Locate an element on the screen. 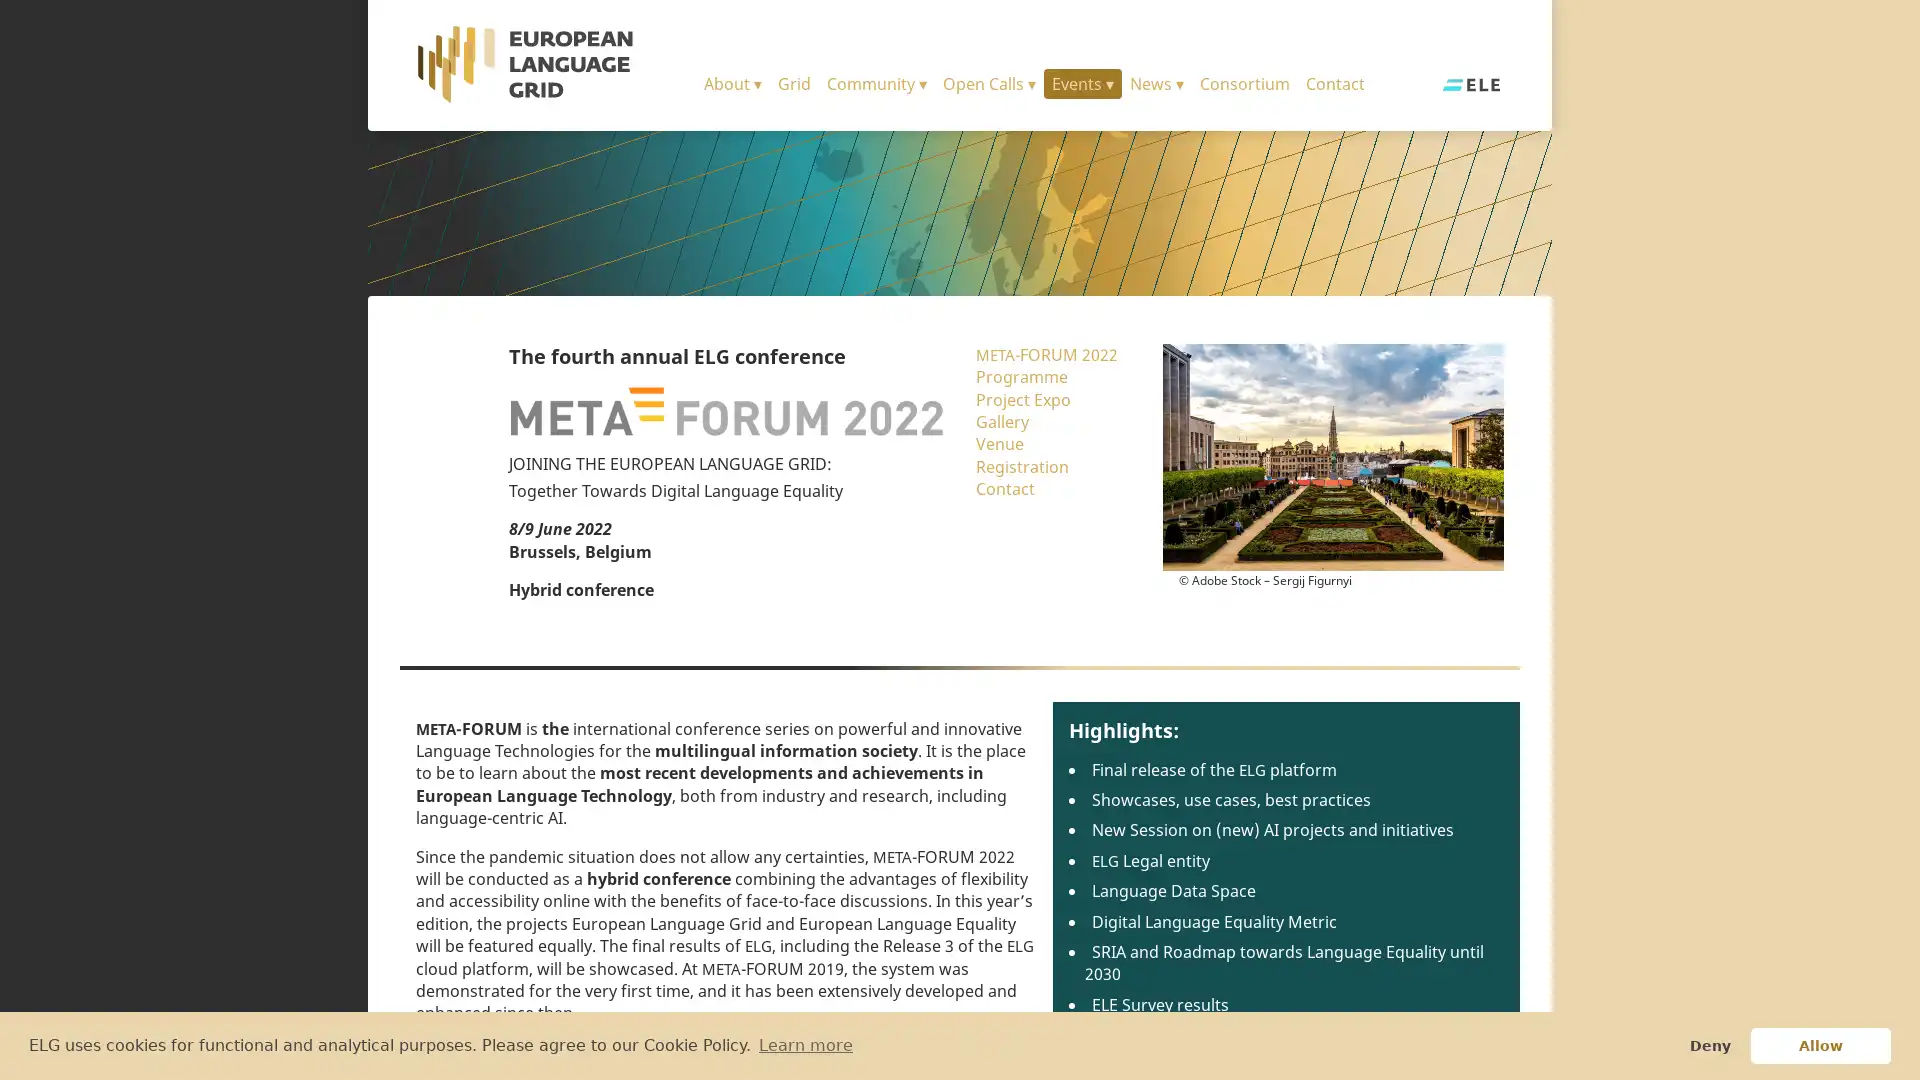  allow cookies is located at coordinates (1820, 1044).